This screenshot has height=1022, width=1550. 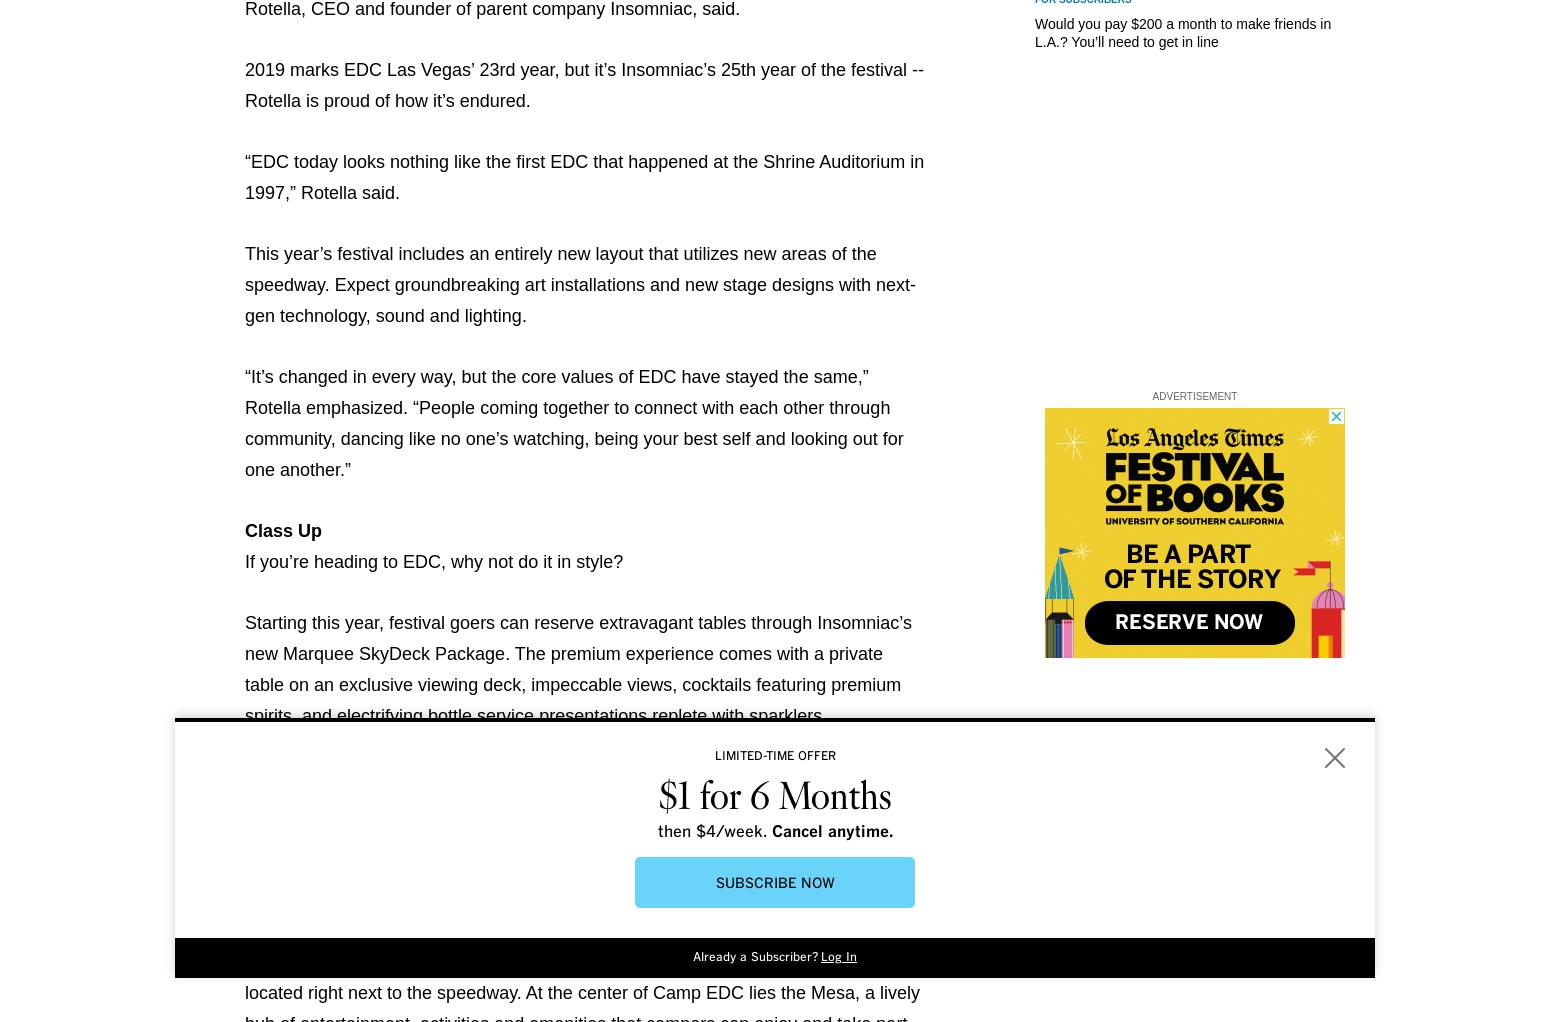 What do you see at coordinates (584, 84) in the screenshot?
I see `'2019 marks EDC Las Vegas’ 23rd year, but it’s Insomniac’s 25th year of the festival -- Rotella is proud of how it’s endured.'` at bounding box center [584, 84].